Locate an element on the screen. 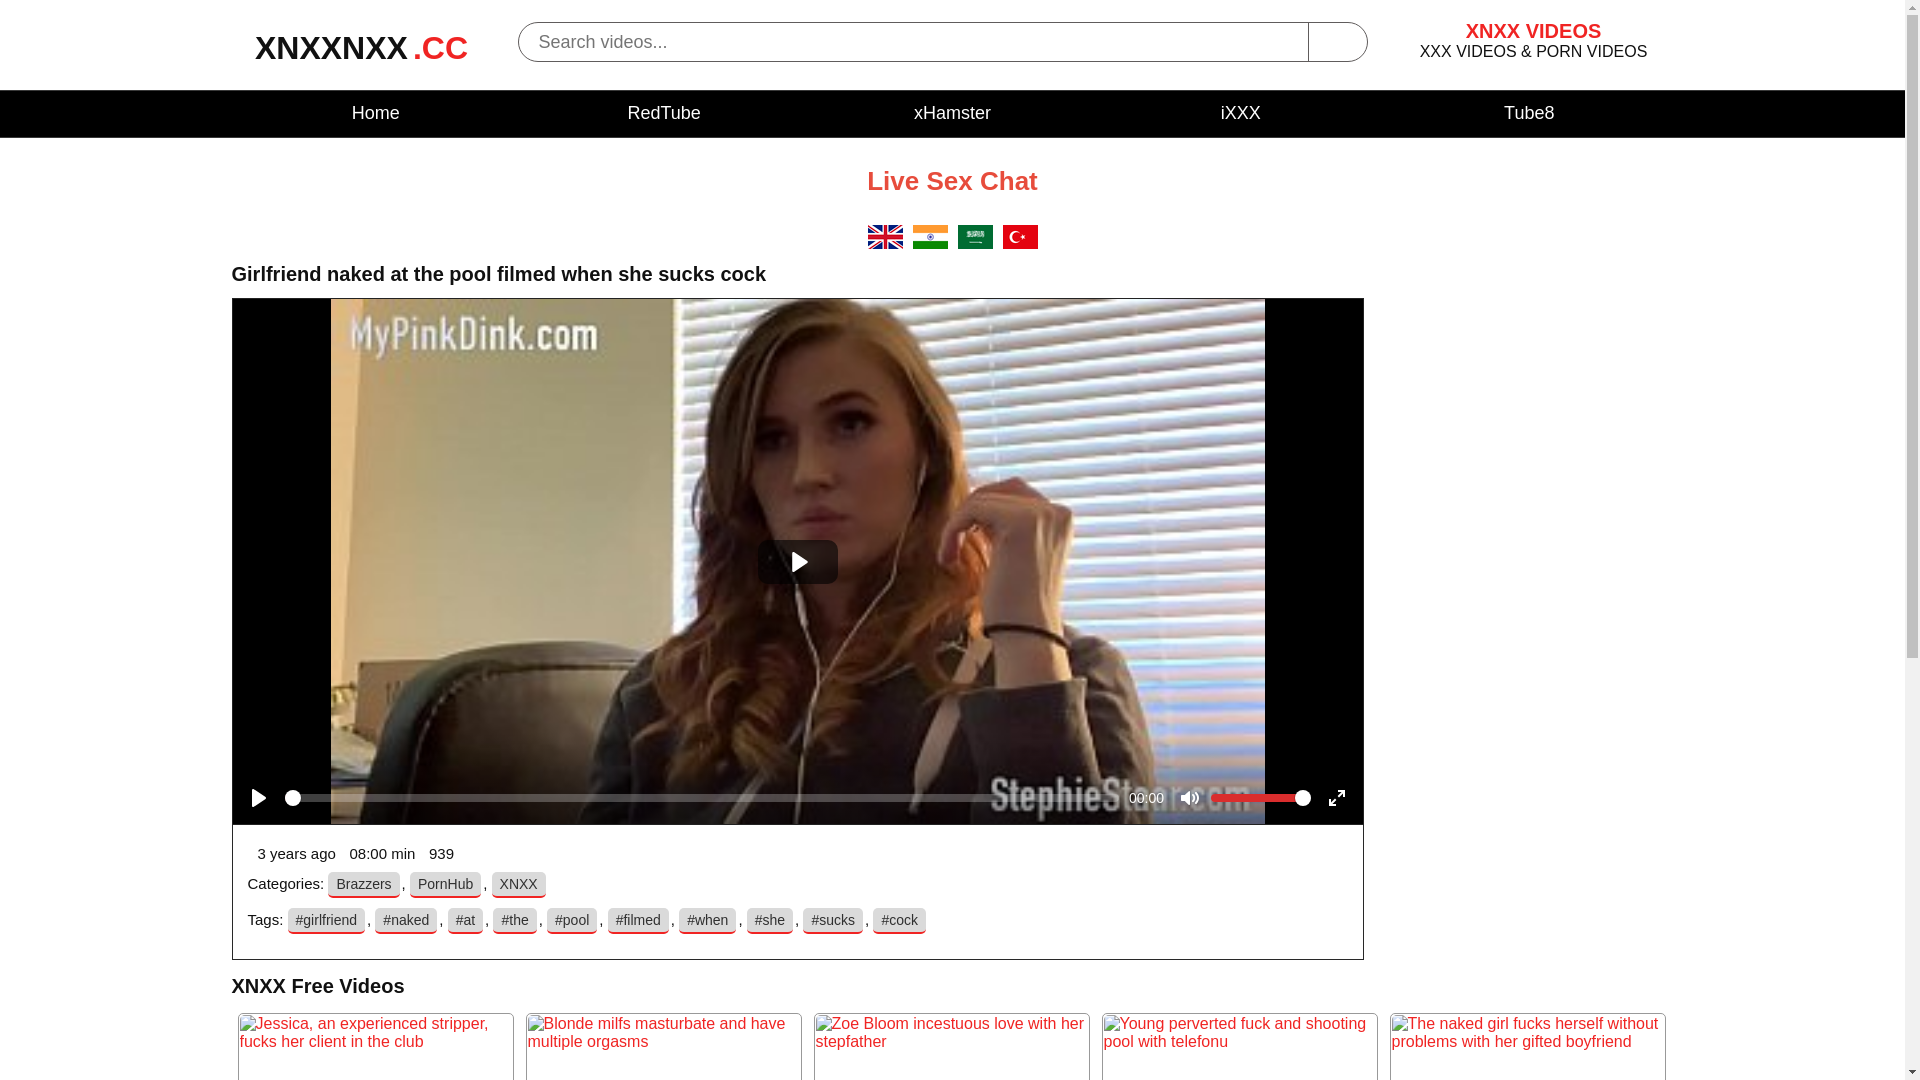 Image resolution: width=1920 pixels, height=1080 pixels. 'EN' is located at coordinates (884, 242).